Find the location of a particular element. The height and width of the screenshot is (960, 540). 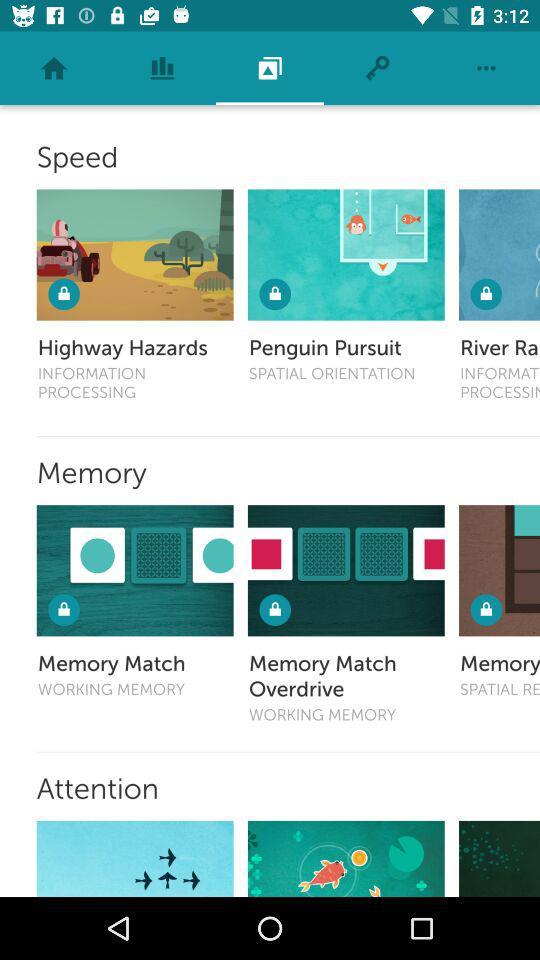

open story is located at coordinates (135, 857).